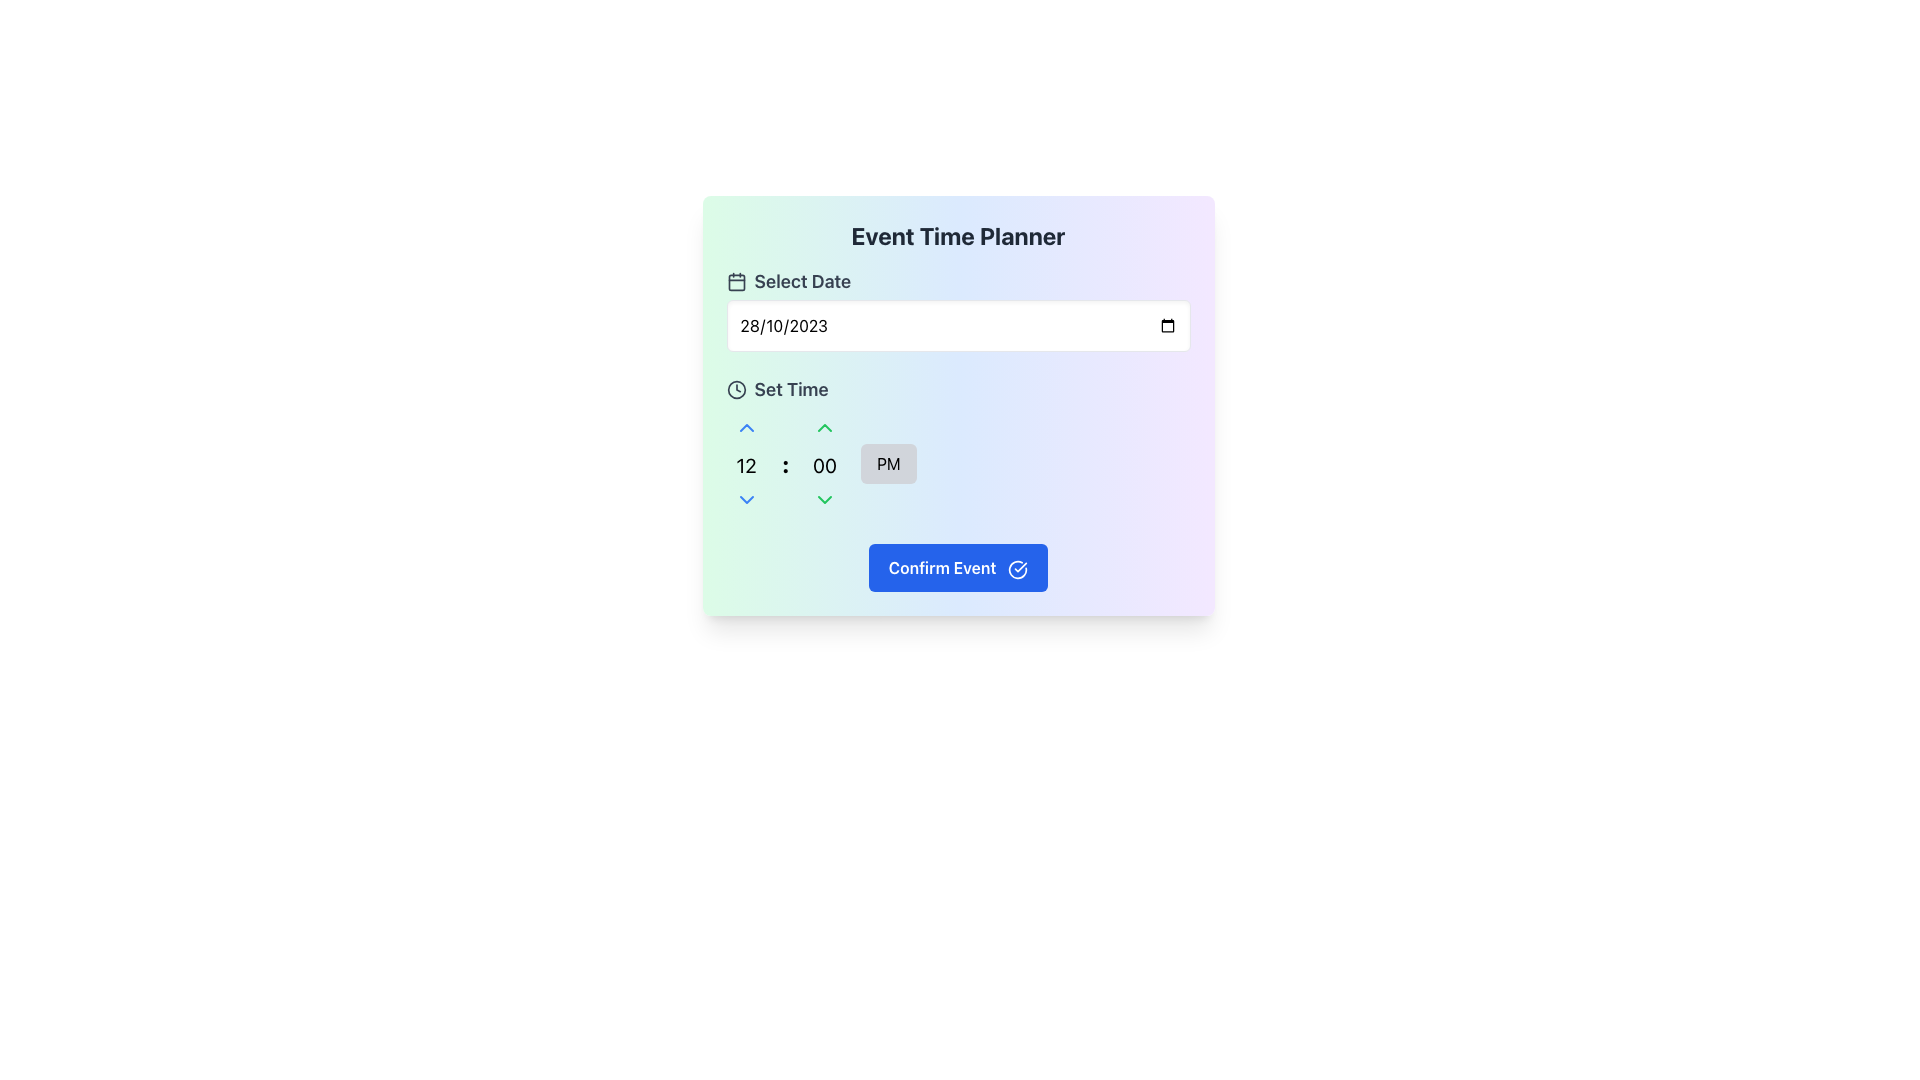  I want to click on the static text character (colon) that separates the hour ('12') and minute ('00') inputs in the time selection widget, which serves as a visual guide for users, so click(784, 463).